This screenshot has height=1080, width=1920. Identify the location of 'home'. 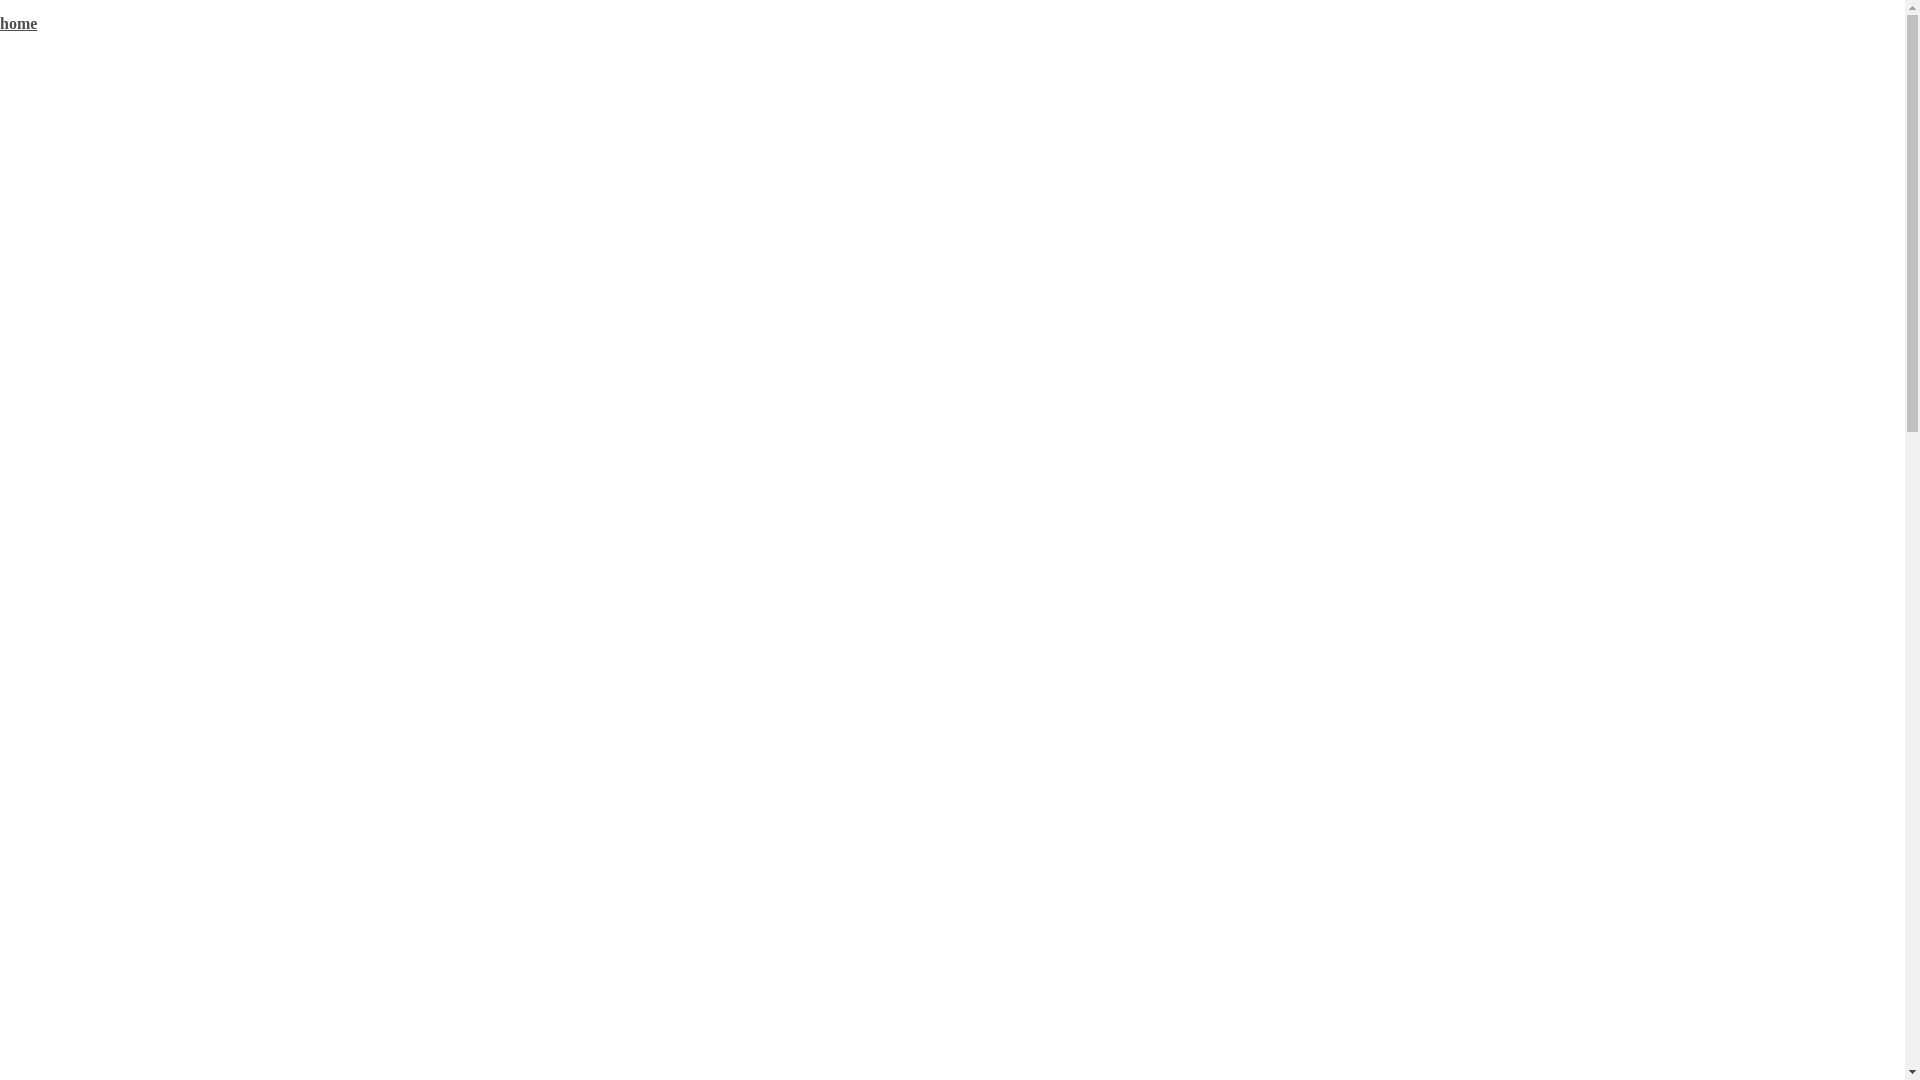
(18, 23).